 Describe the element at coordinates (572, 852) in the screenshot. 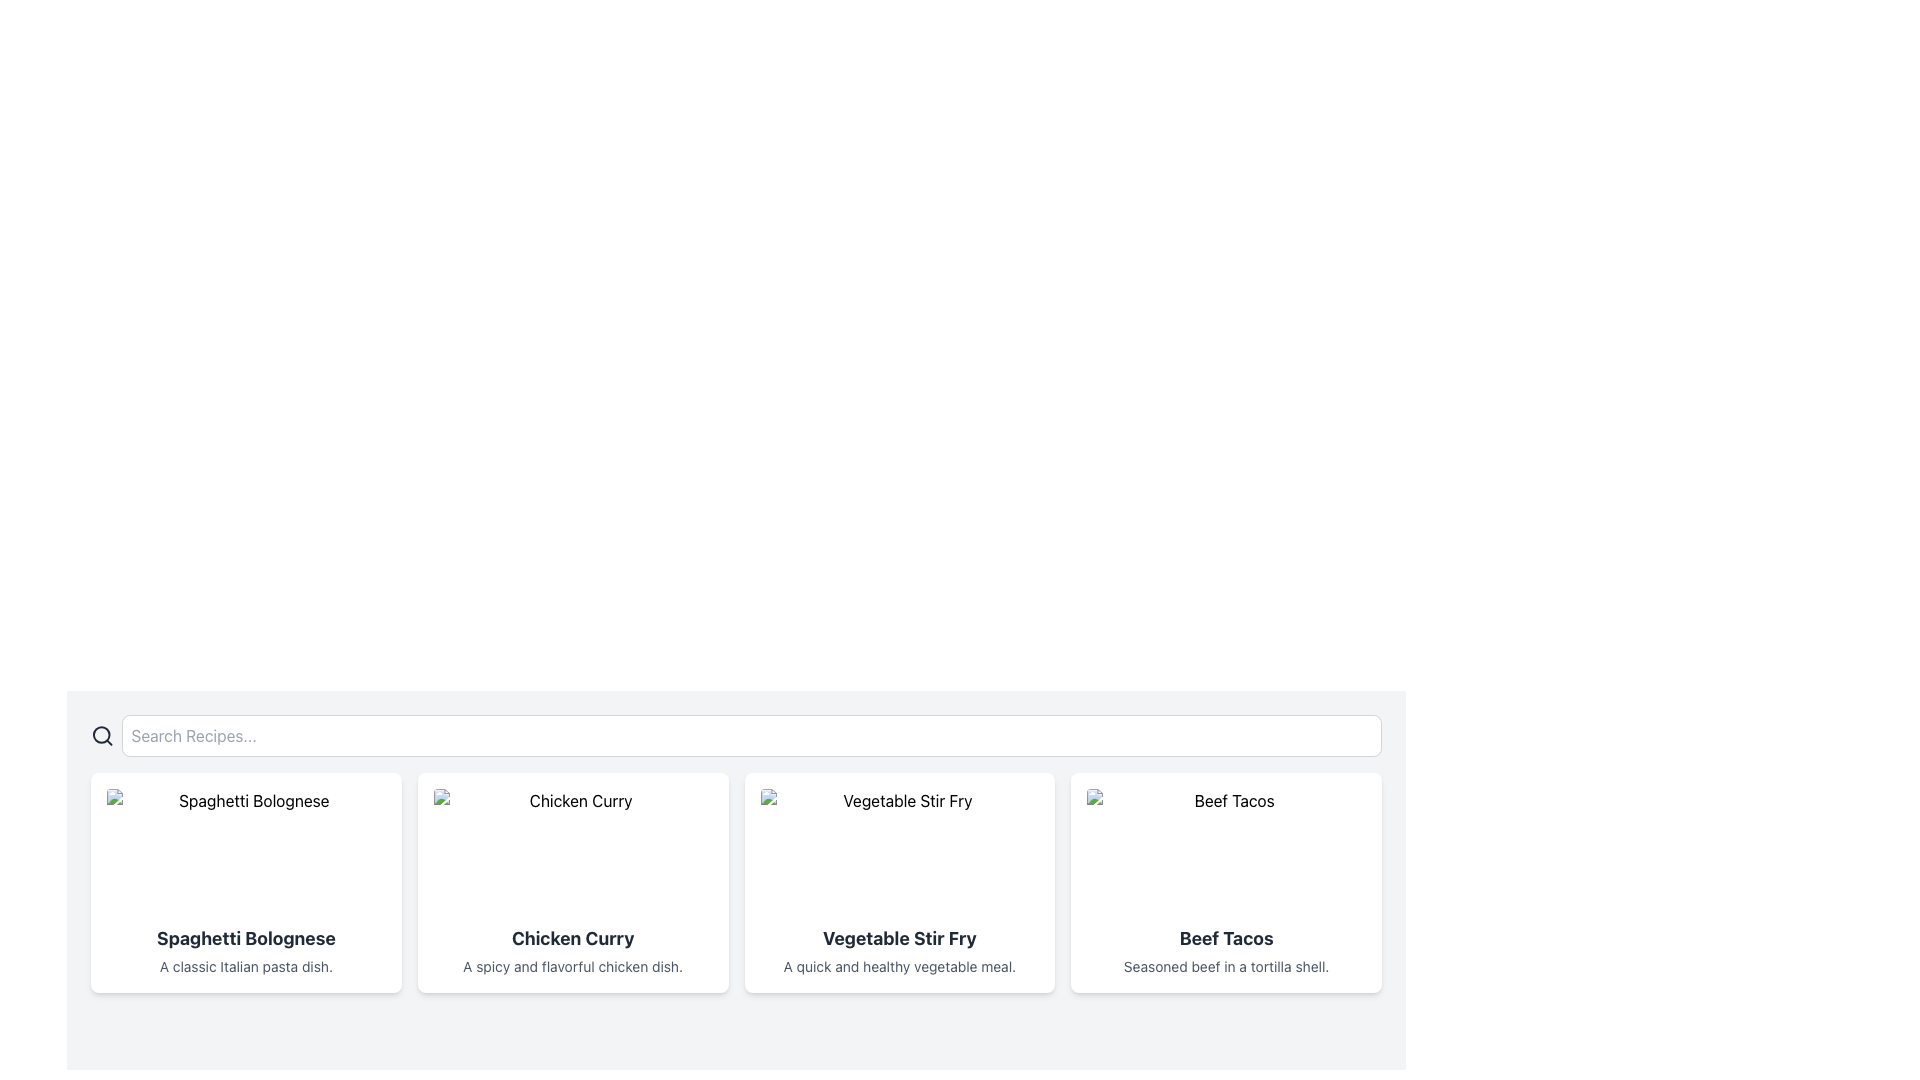

I see `the image element representing 'Chicken Curry', which is located at the top of the card above the title and description` at that location.